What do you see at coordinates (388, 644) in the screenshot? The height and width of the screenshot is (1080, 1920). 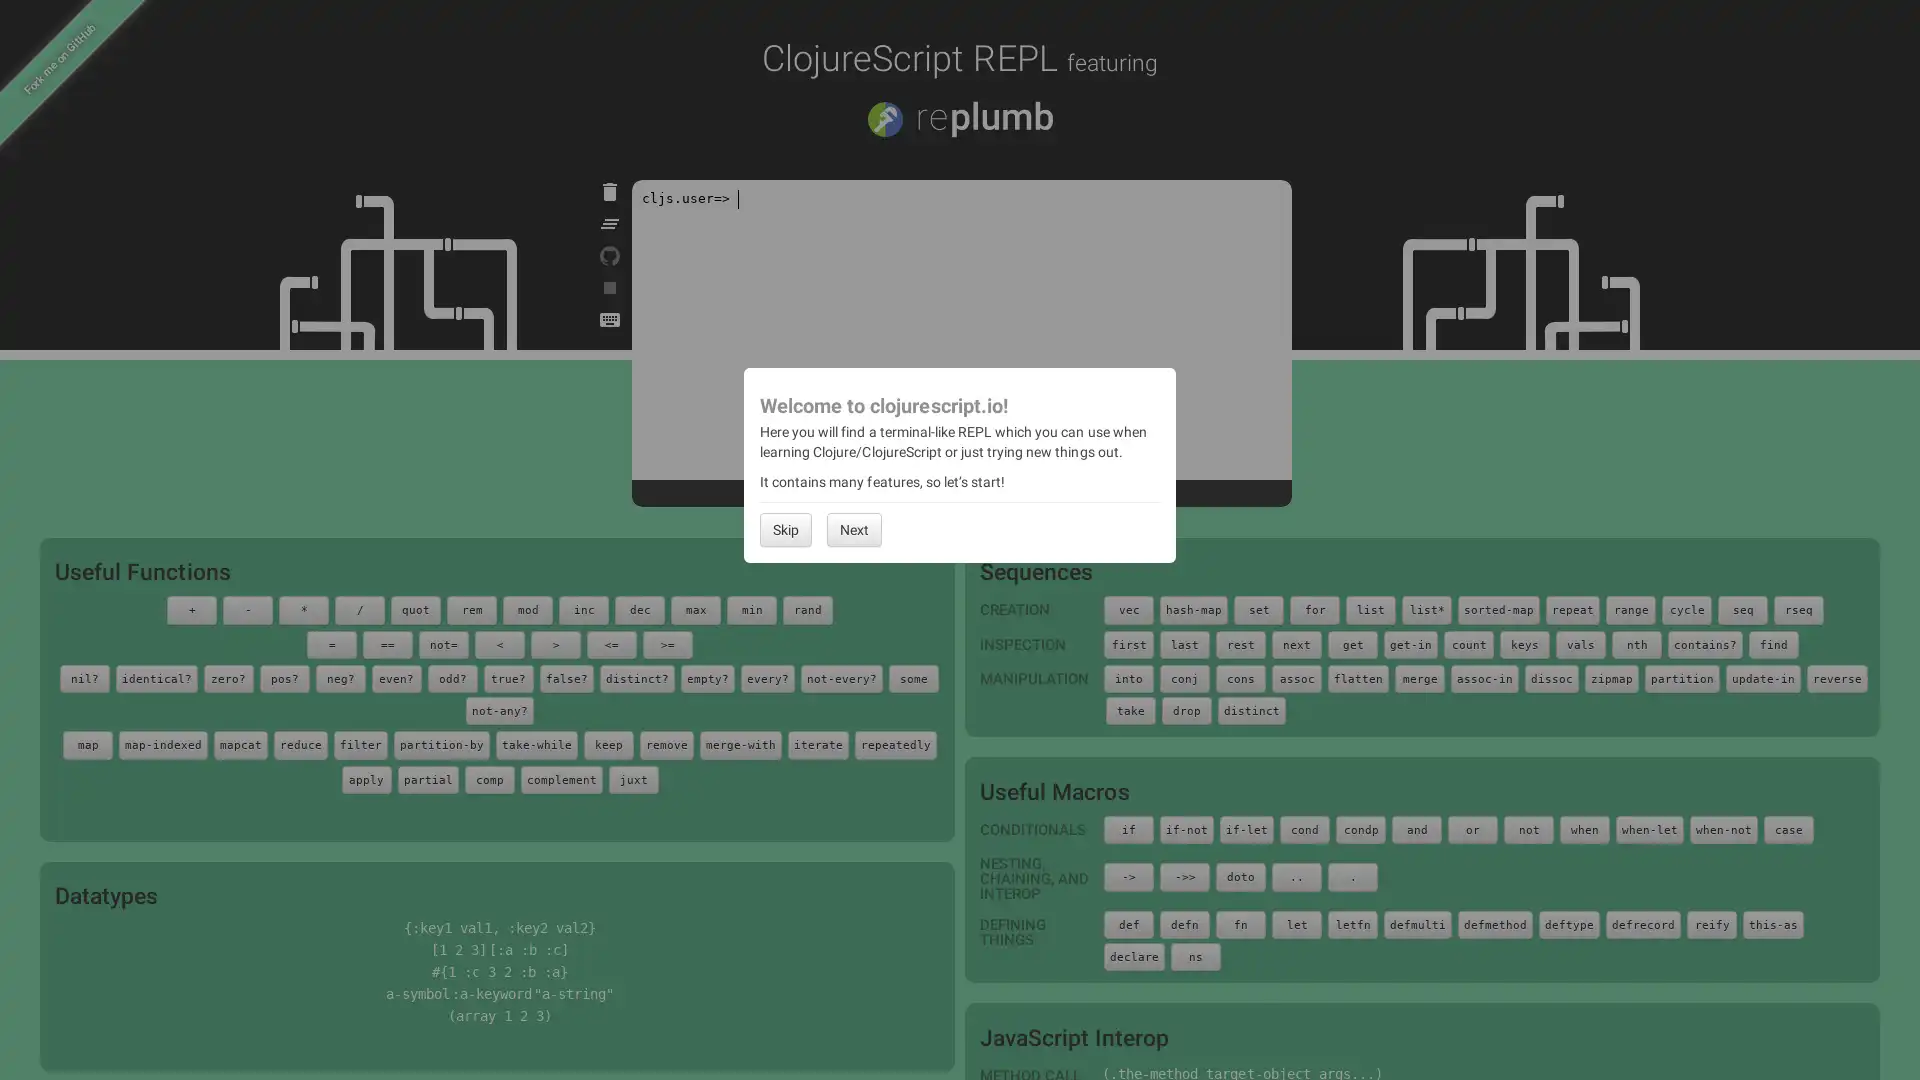 I see `==` at bounding box center [388, 644].